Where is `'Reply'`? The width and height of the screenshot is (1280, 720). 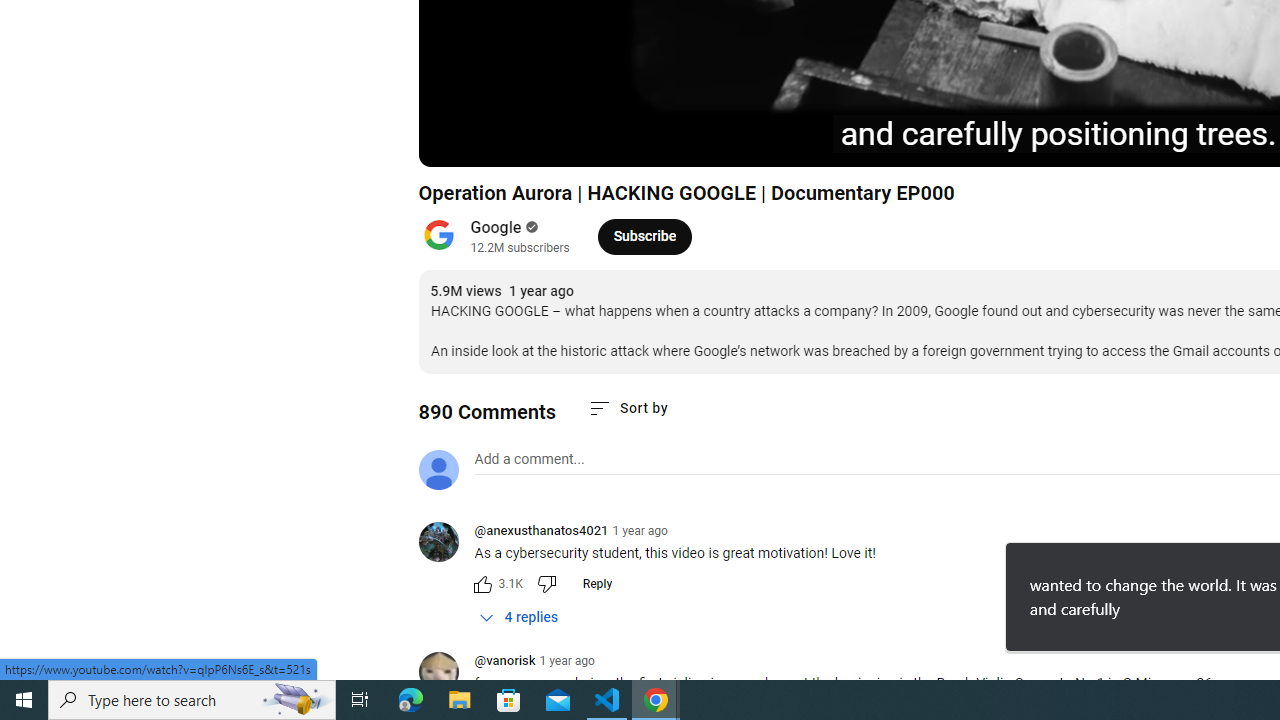 'Reply' is located at coordinates (596, 583).